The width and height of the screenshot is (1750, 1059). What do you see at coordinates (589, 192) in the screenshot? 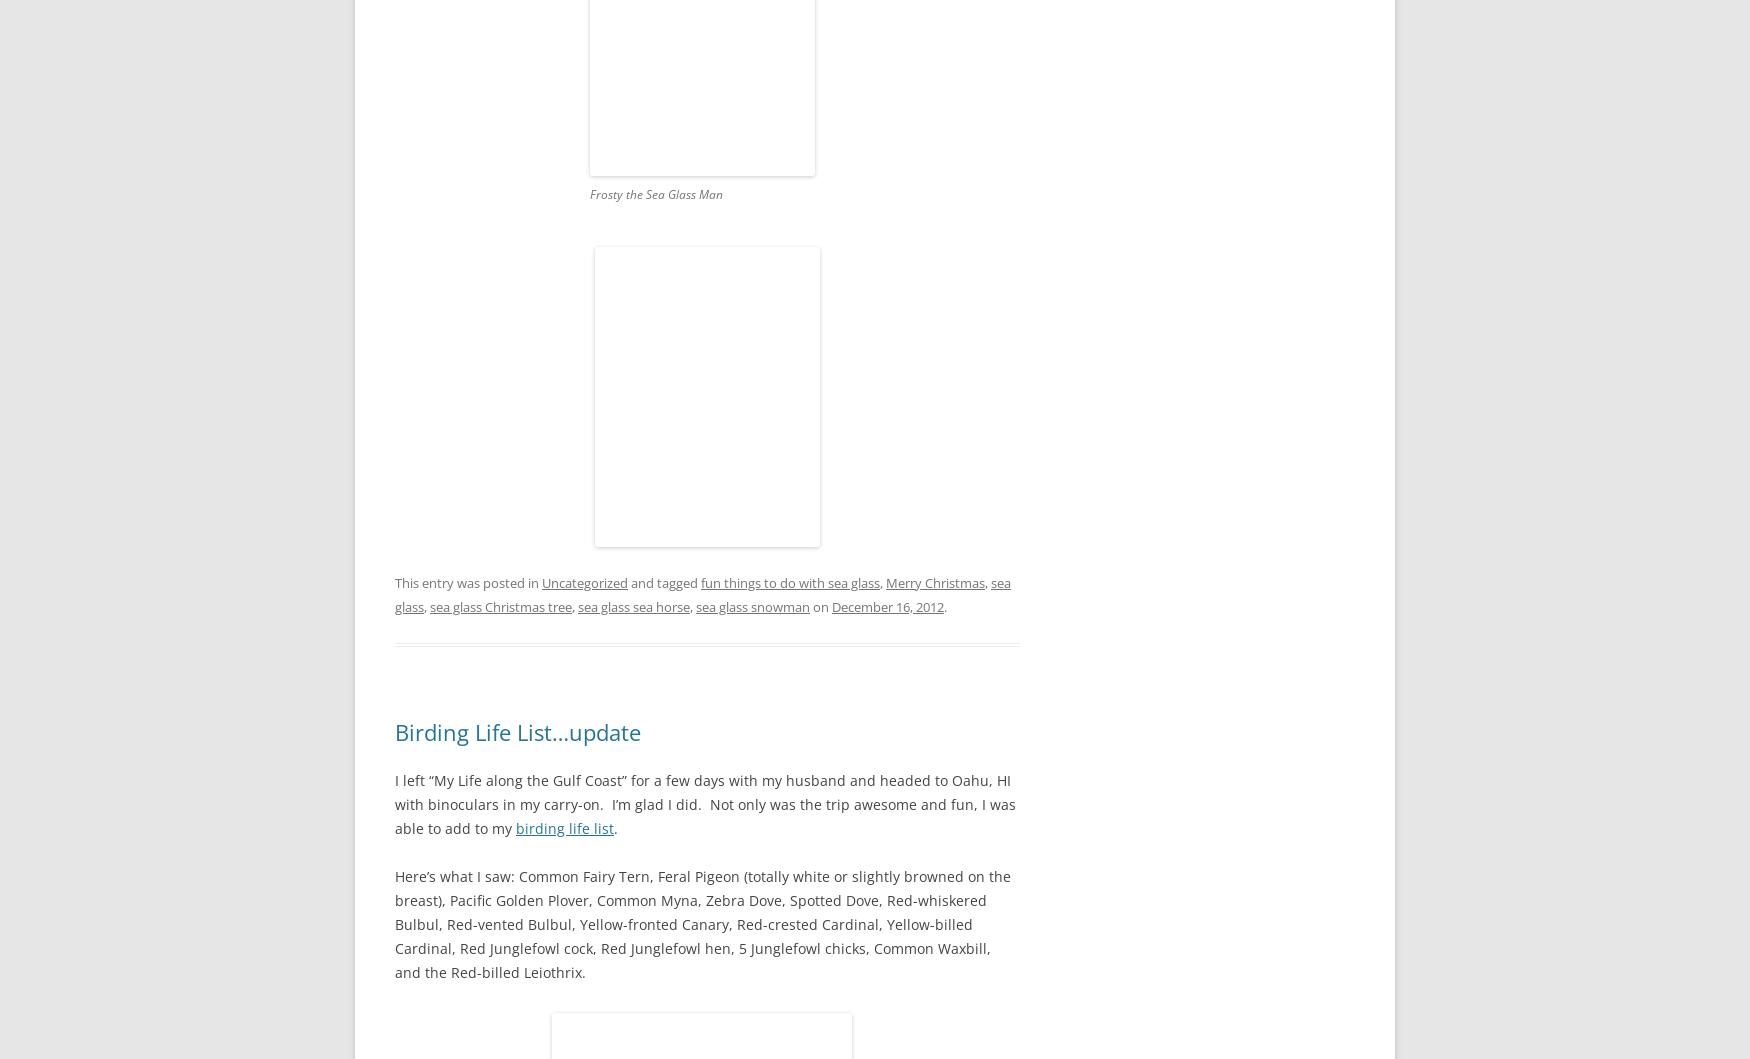
I see `'Frosty the Sea Glass Man'` at bounding box center [589, 192].